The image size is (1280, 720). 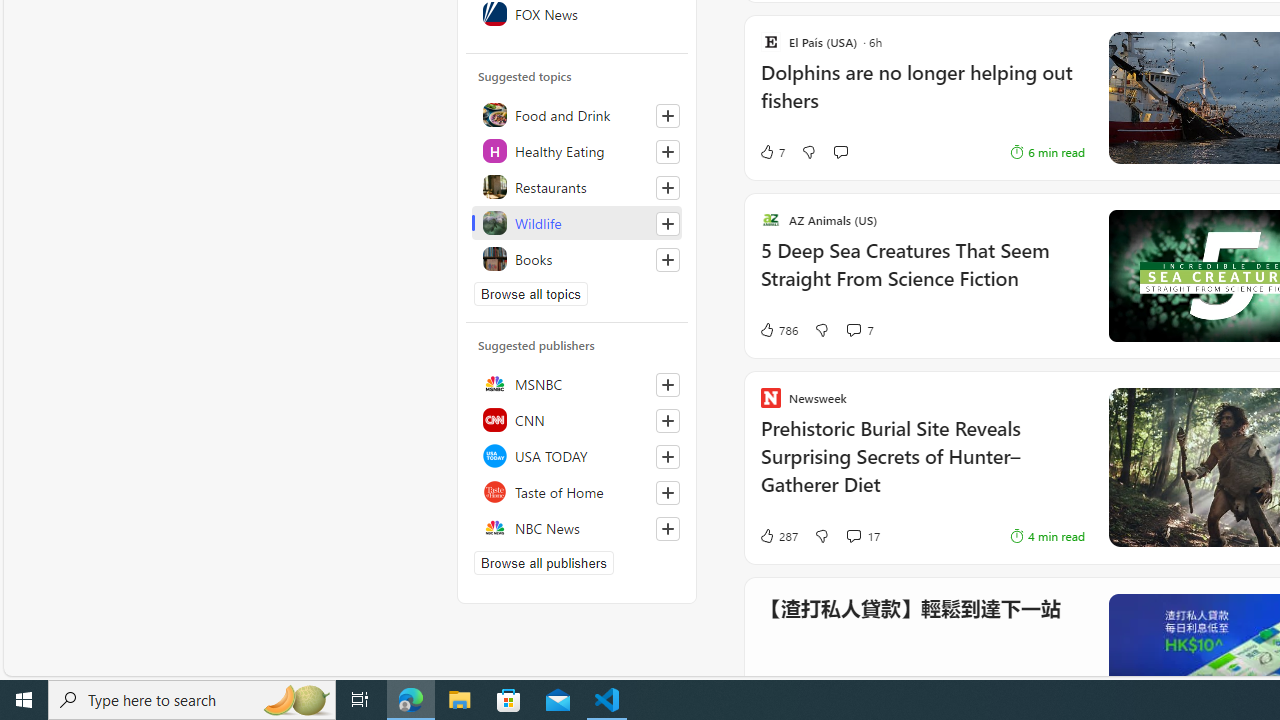 I want to click on 'Taste of Home', so click(x=576, y=492).